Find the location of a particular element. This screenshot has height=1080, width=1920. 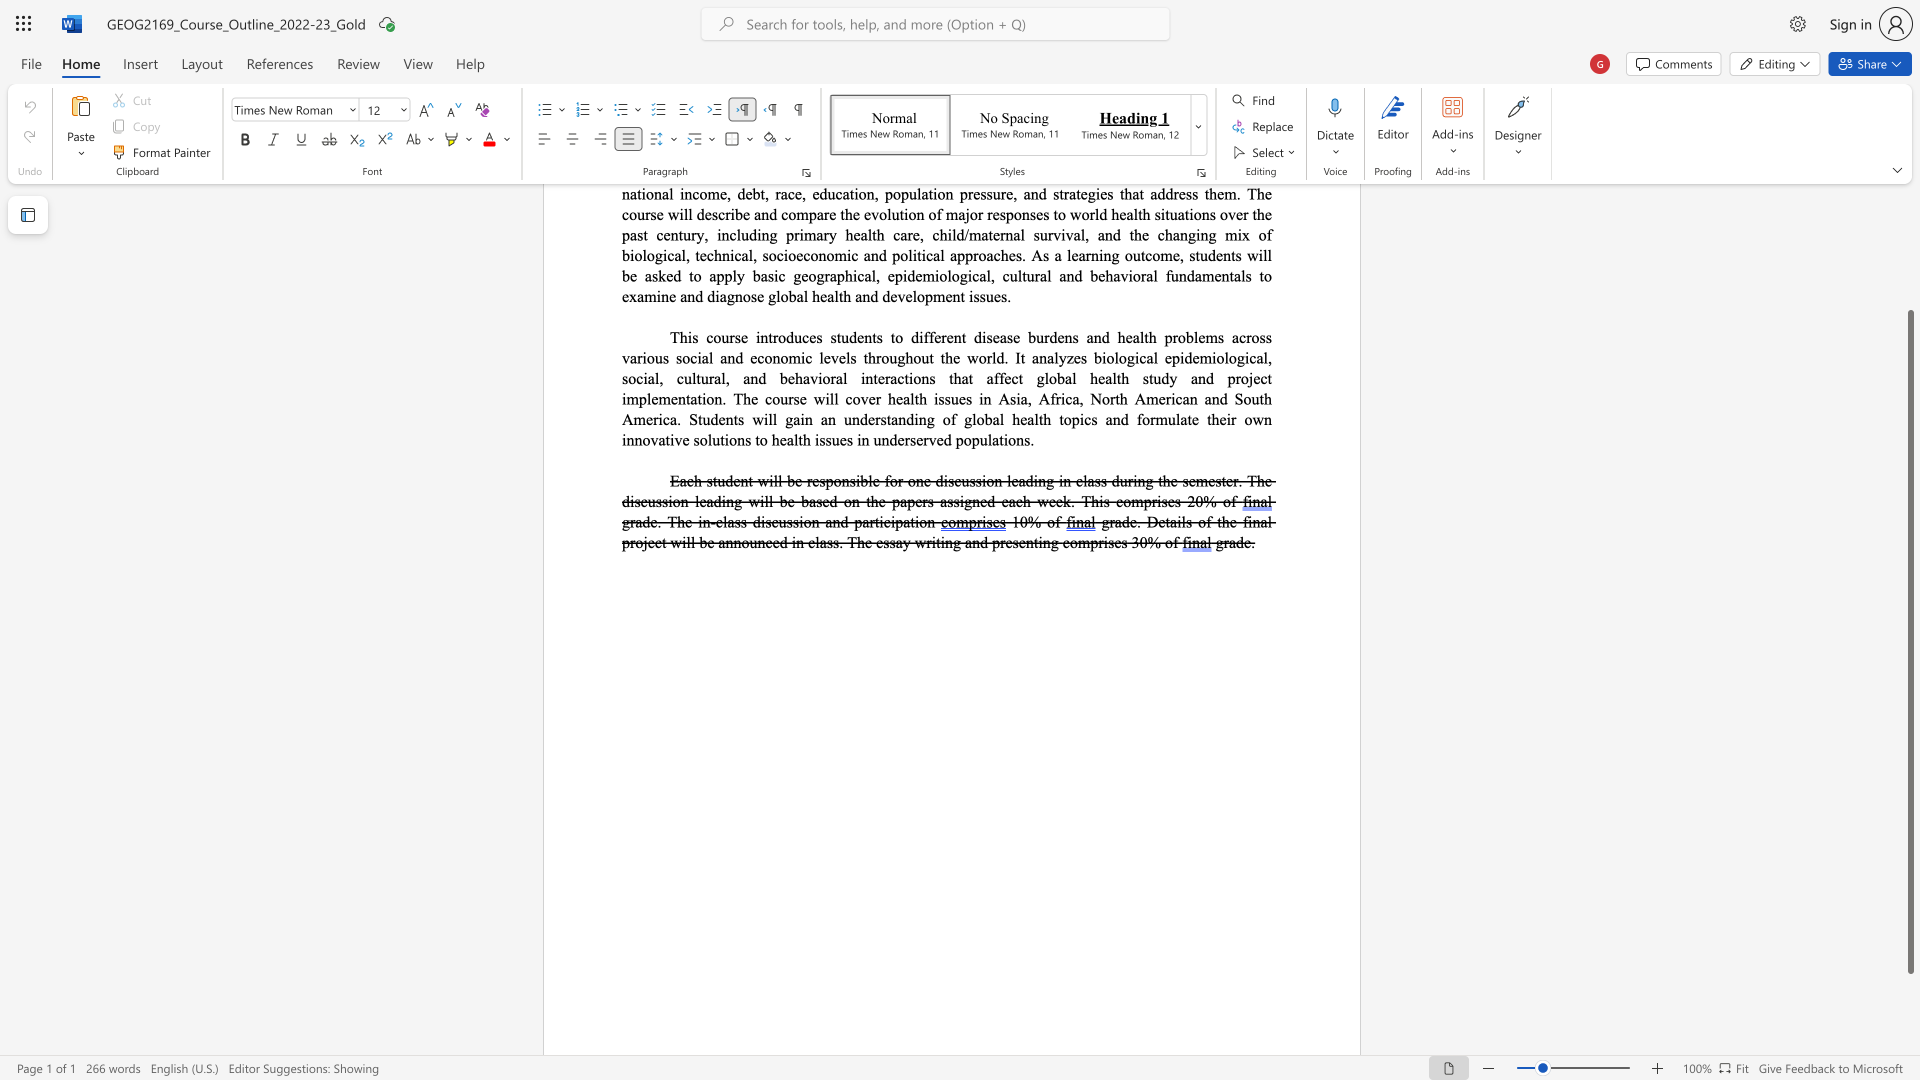

the scrollbar to move the page upward is located at coordinates (1909, 219).